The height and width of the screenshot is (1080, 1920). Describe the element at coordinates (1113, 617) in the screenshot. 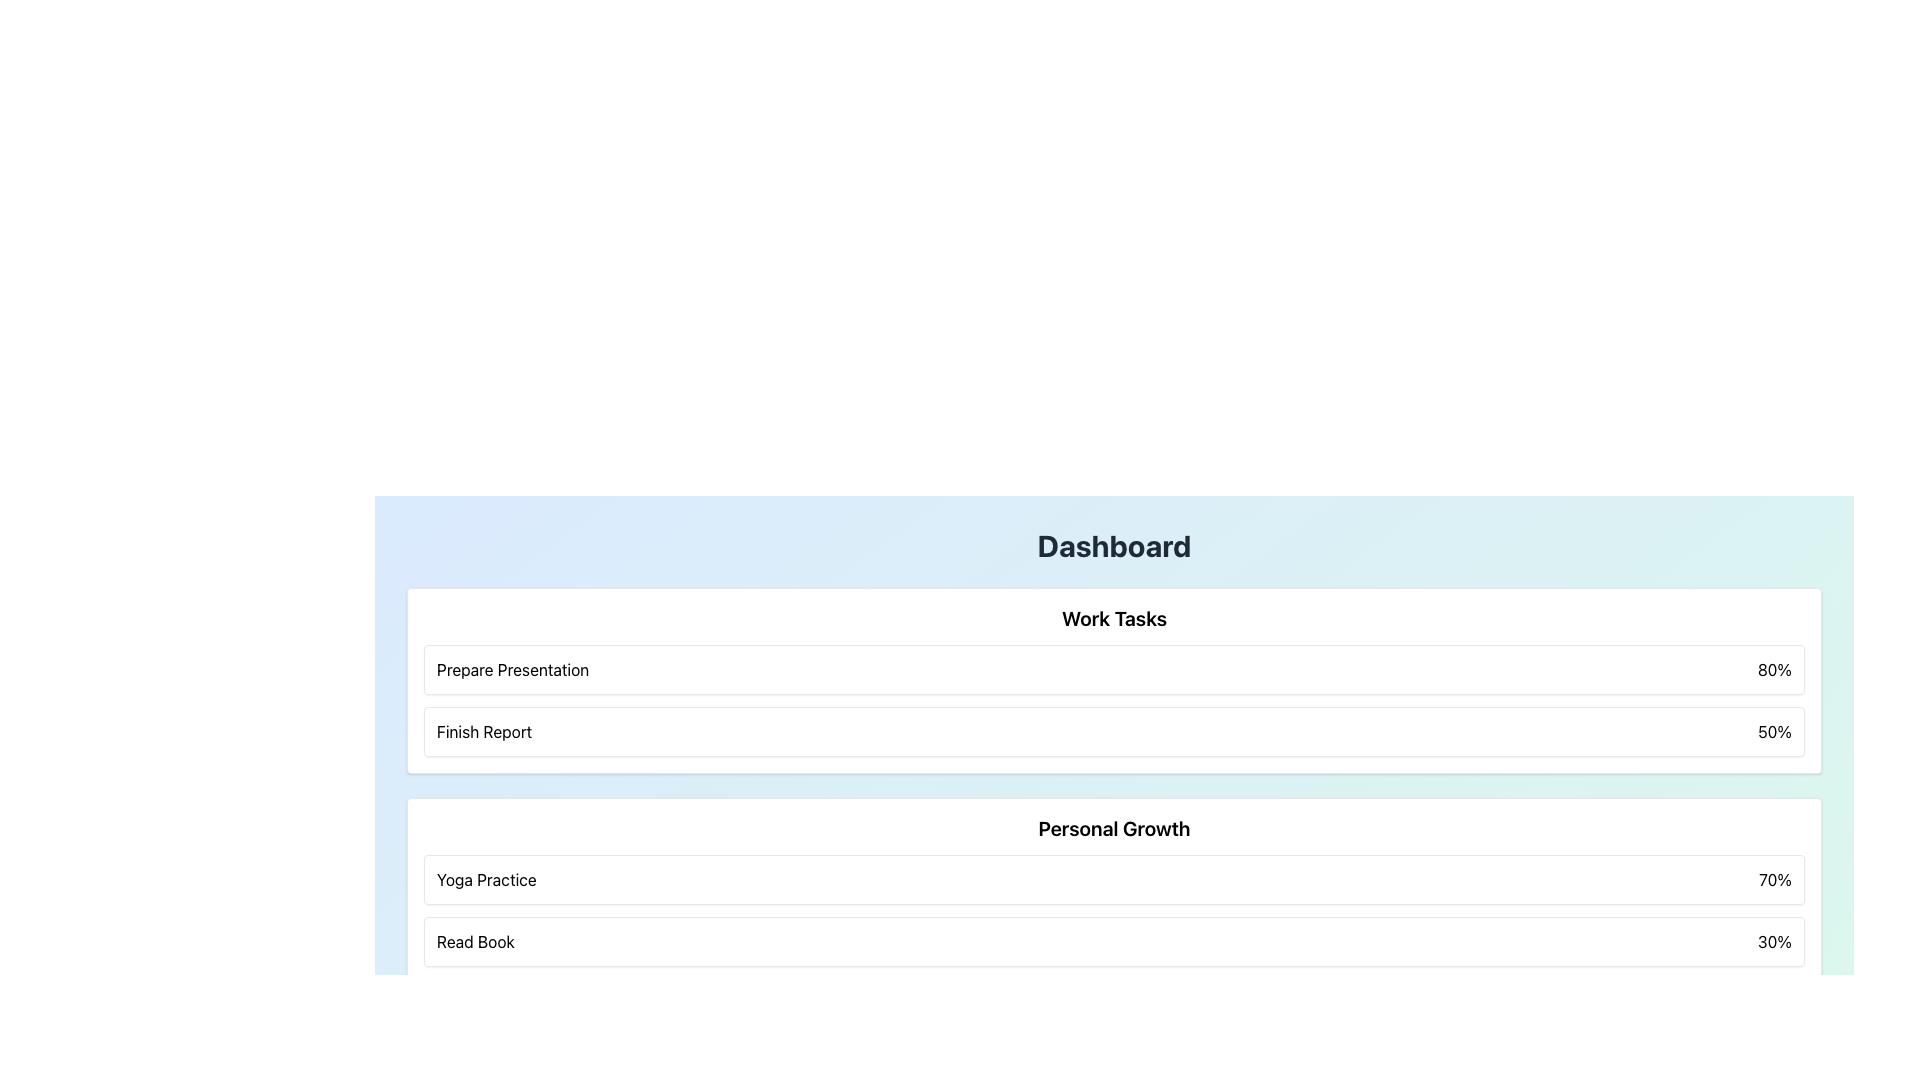

I see `the Text header element, which serves as the title for the section summarizing work-related tasks, positioned at the top center of a white, rounded box with shadow effects` at that location.